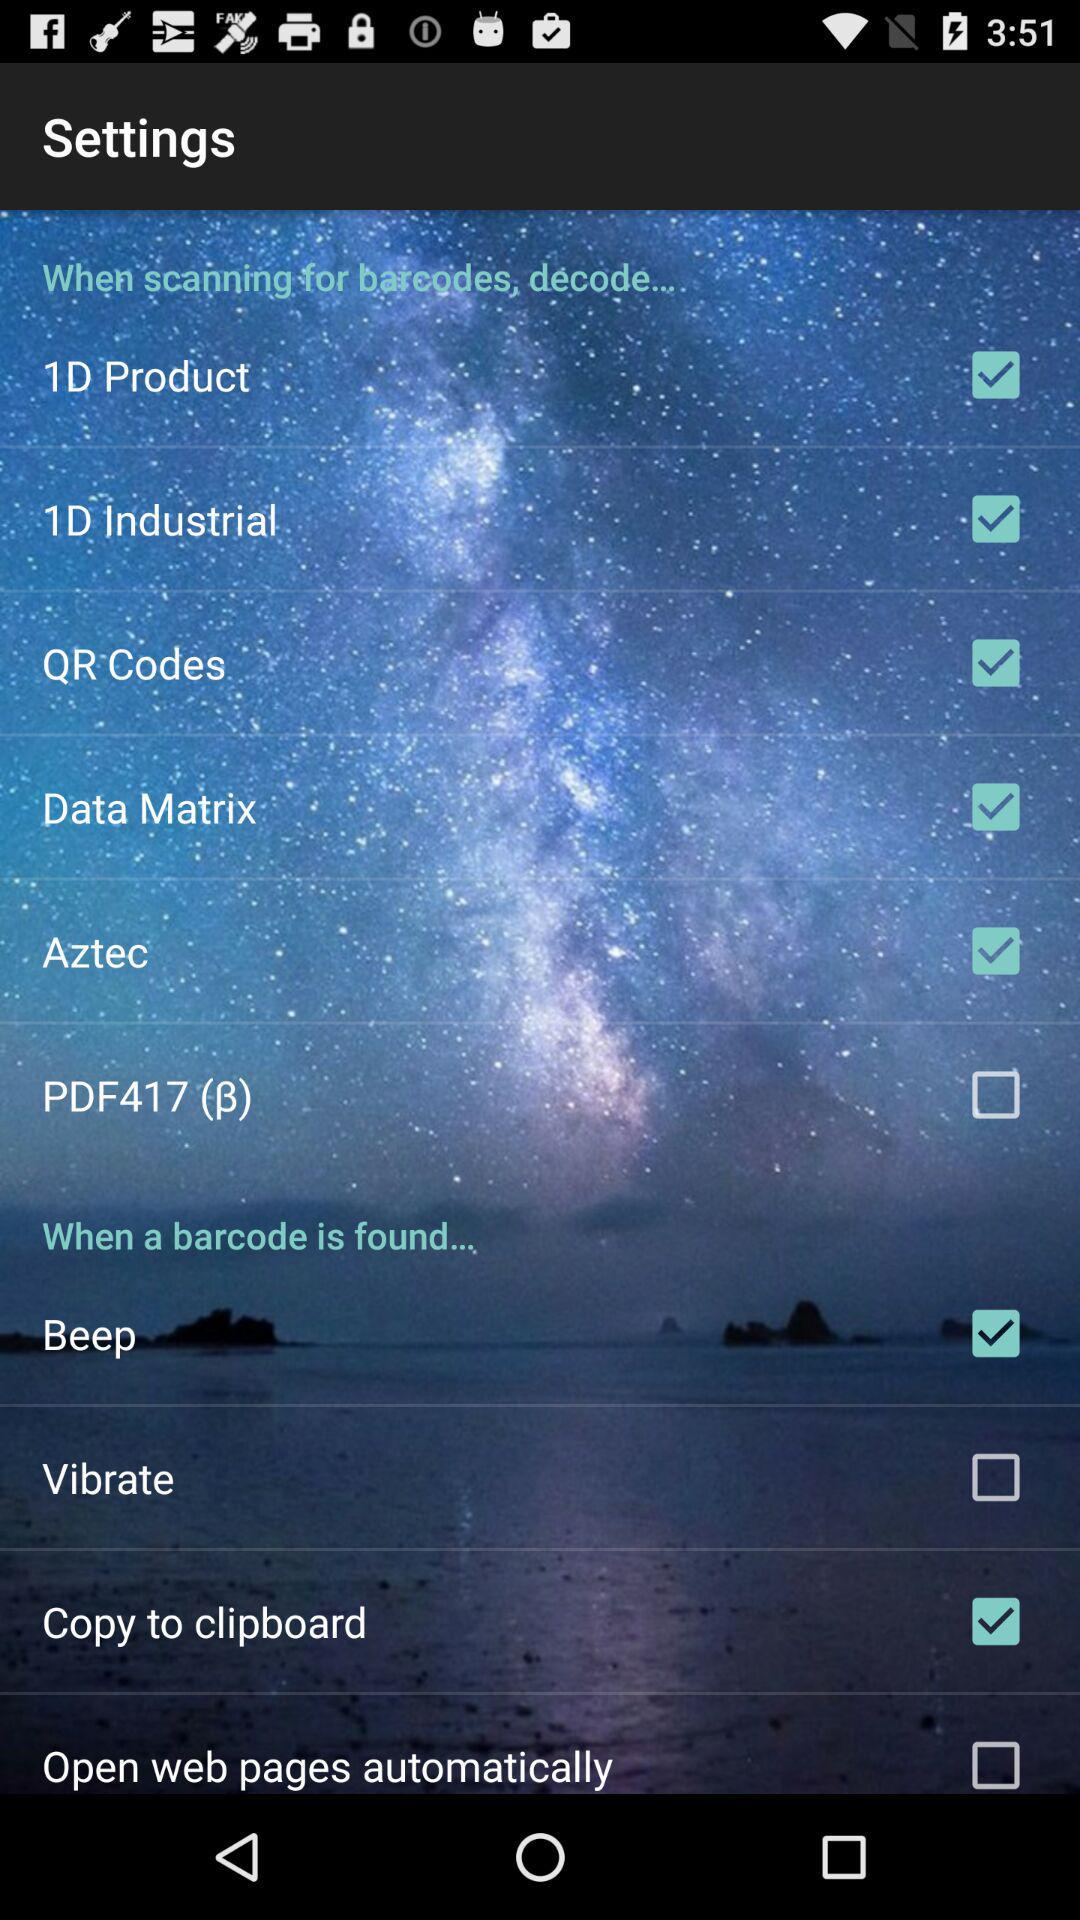 Image resolution: width=1080 pixels, height=1920 pixels. I want to click on the click box on vibrate row, so click(995, 1478).